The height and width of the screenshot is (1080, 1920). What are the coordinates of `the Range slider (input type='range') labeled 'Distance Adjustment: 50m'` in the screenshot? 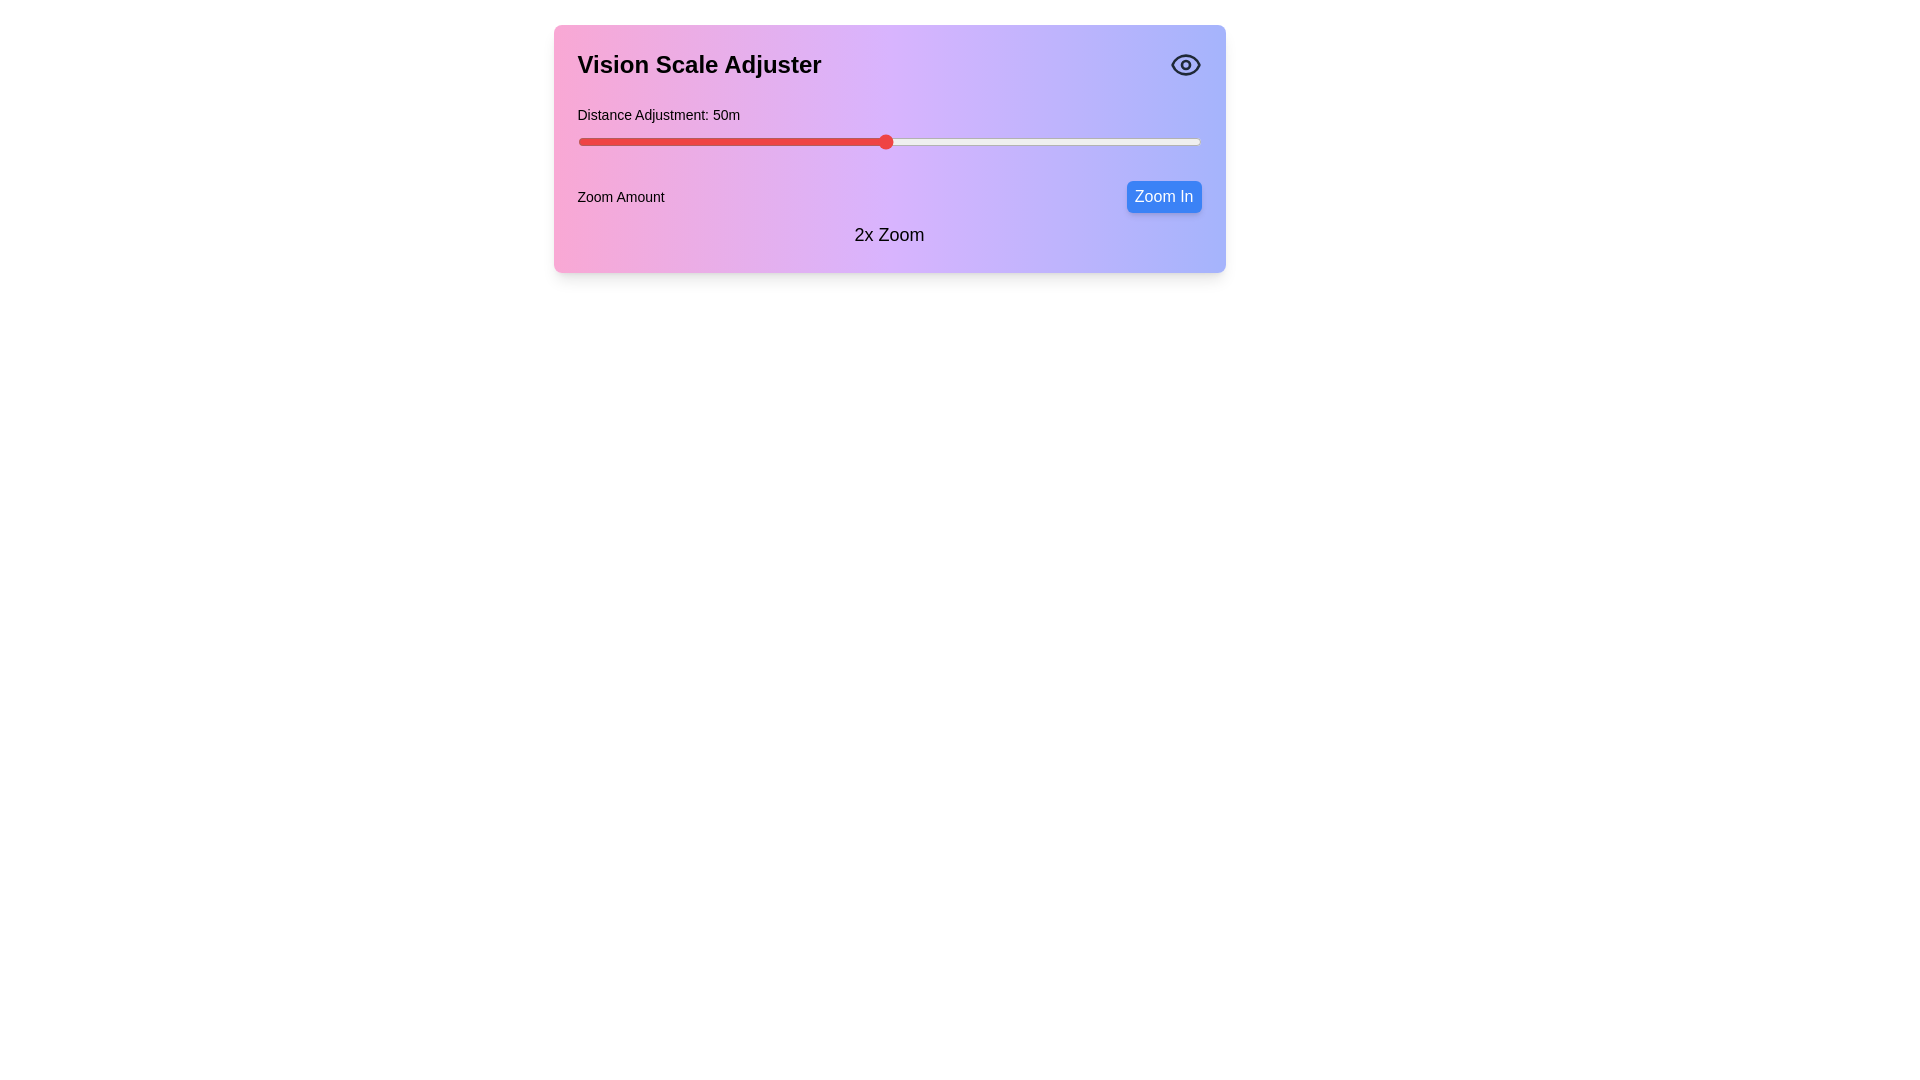 It's located at (888, 131).